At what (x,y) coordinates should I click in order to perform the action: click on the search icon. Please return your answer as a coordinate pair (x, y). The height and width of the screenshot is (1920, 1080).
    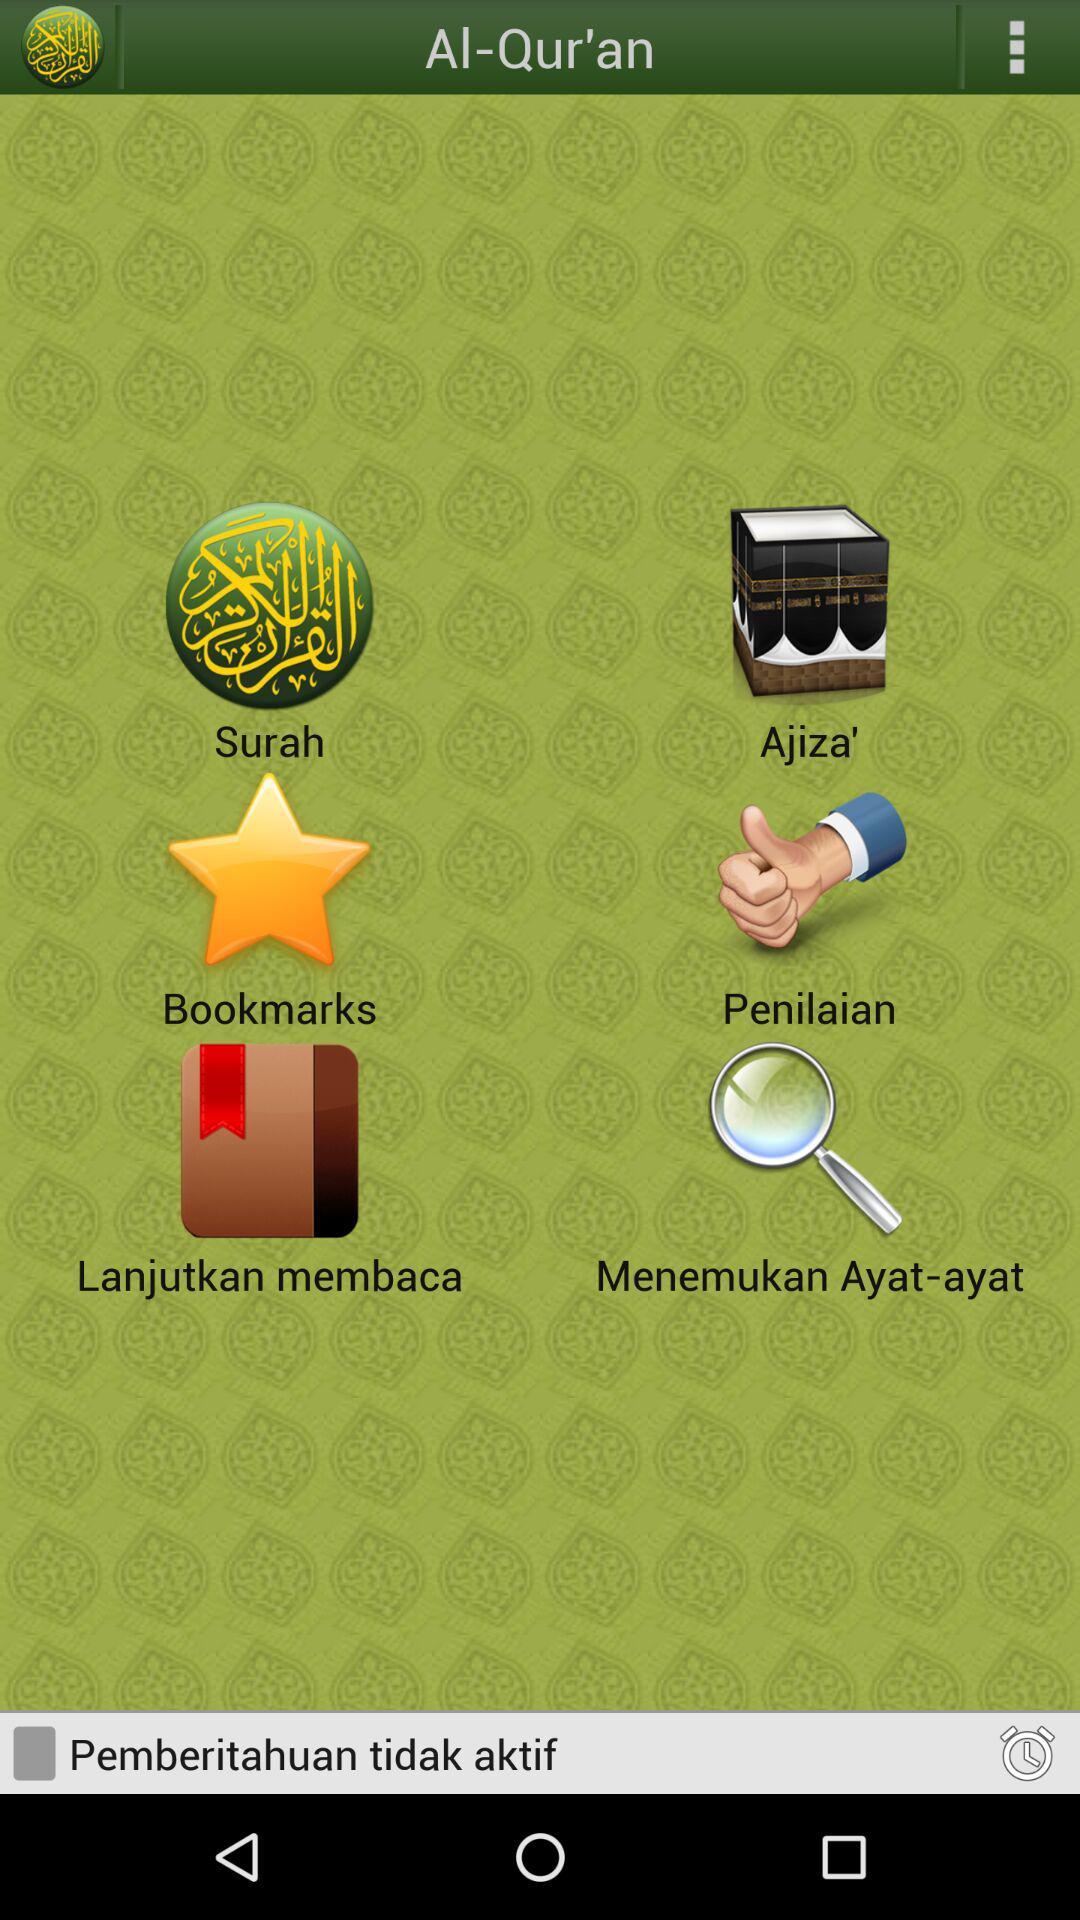
    Looking at the image, I should click on (810, 1219).